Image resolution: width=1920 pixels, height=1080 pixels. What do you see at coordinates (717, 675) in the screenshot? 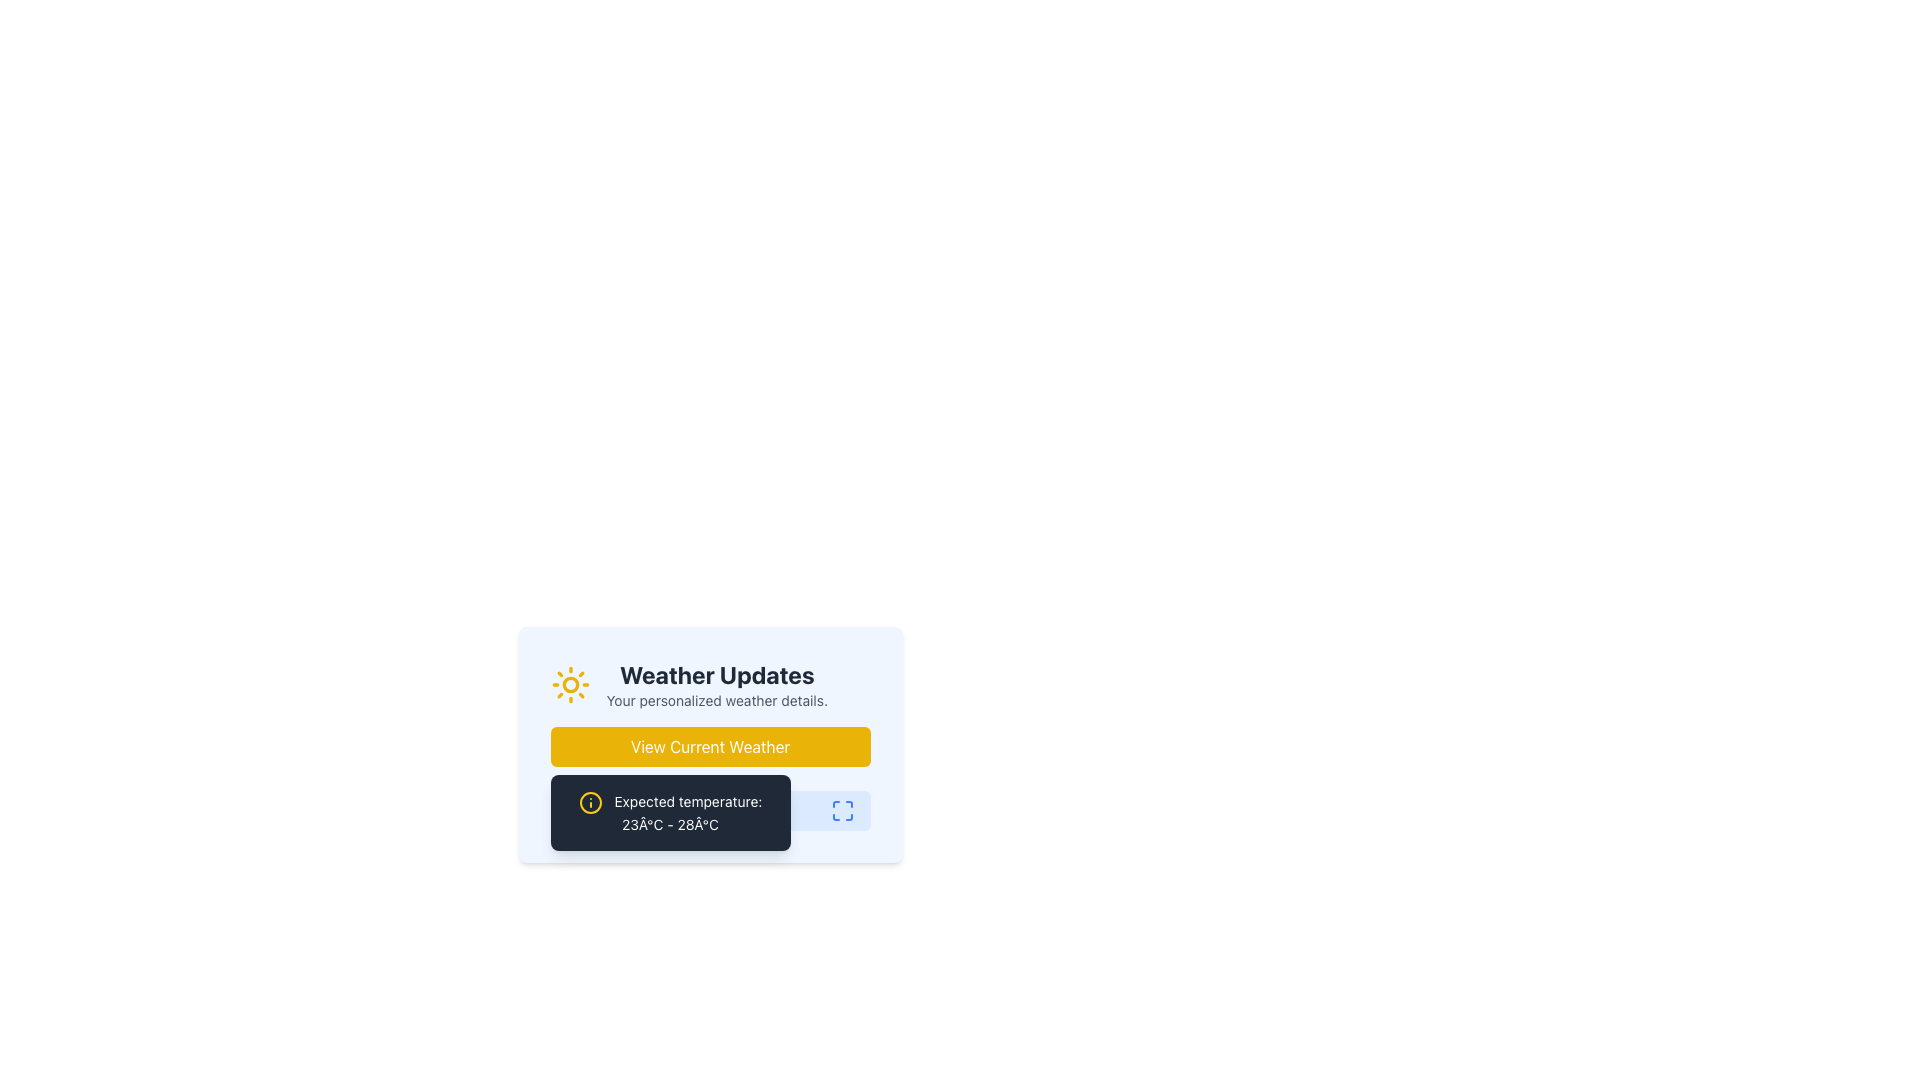
I see `text of the Text Header, which serves as the title for the weather information section located near the center-left of the interface, above 'Your personalized weather details.'` at bounding box center [717, 675].